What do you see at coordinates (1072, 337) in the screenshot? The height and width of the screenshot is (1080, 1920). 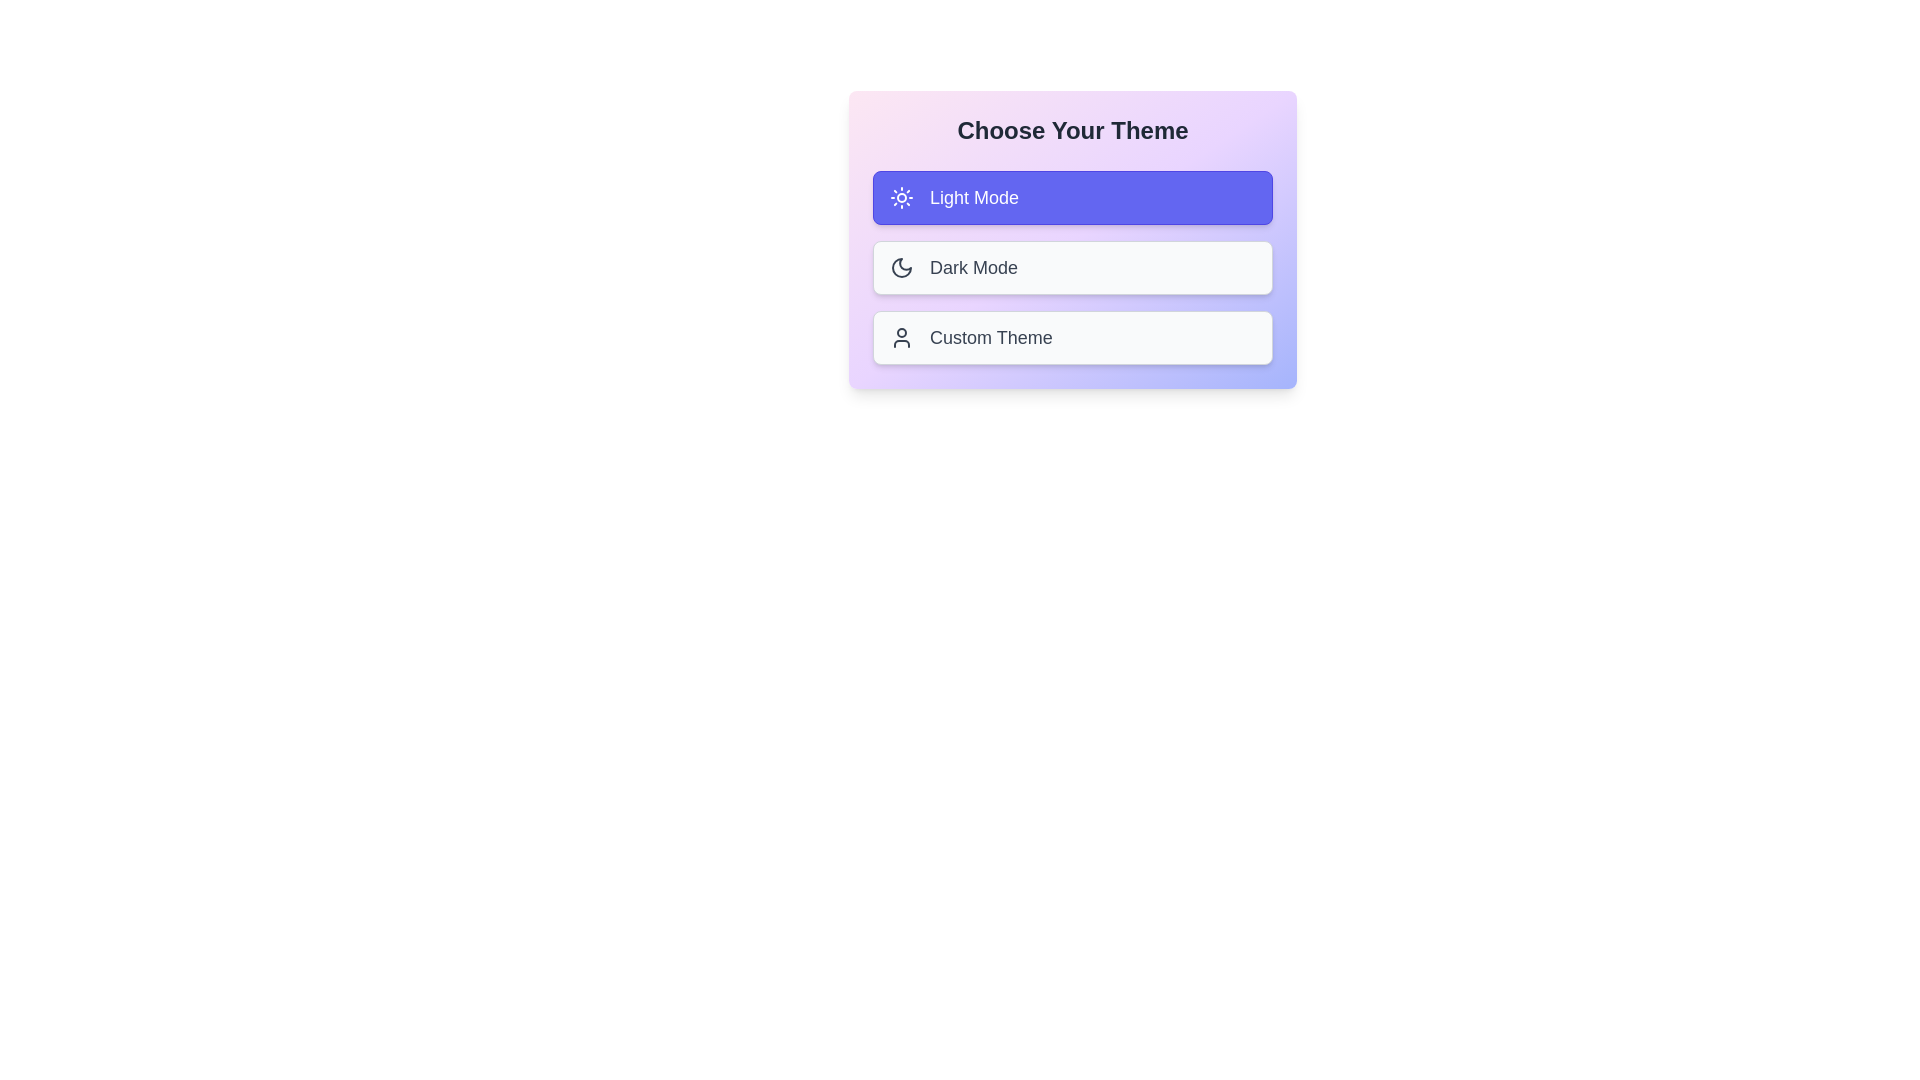 I see `the theme card labeled Custom Theme` at bounding box center [1072, 337].